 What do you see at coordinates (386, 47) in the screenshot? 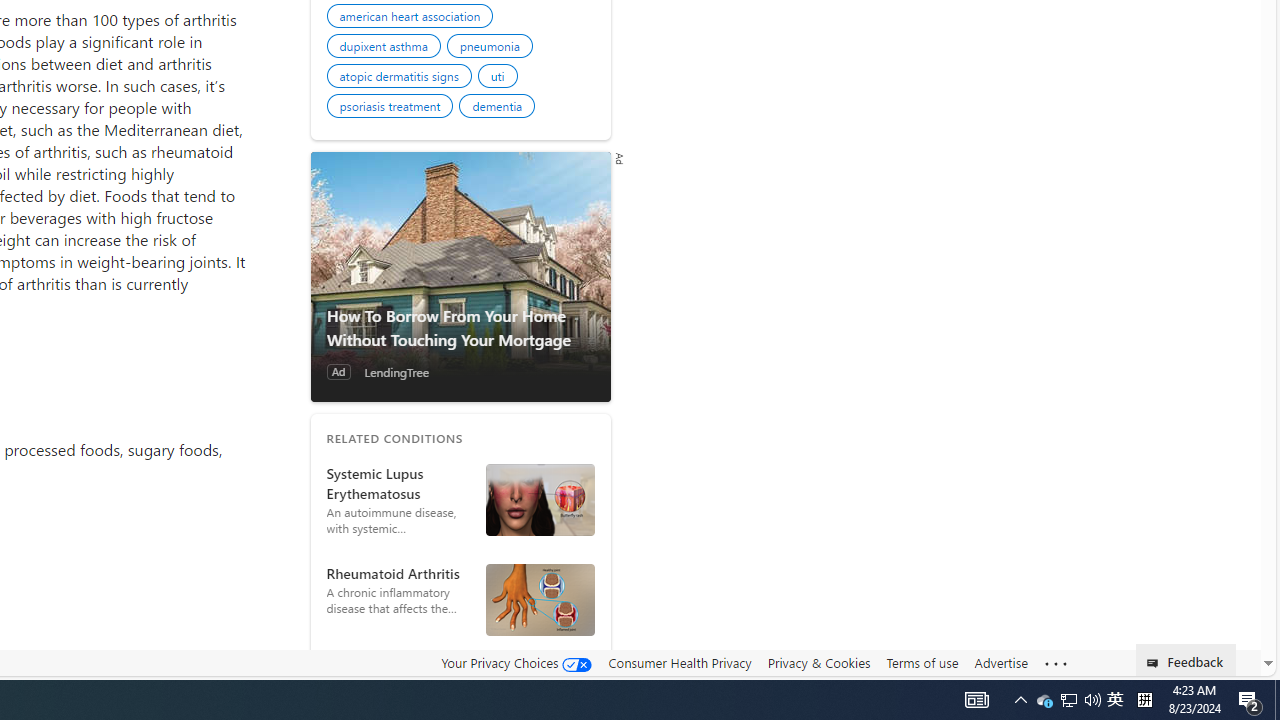
I see `'dupixent asthma'` at bounding box center [386, 47].